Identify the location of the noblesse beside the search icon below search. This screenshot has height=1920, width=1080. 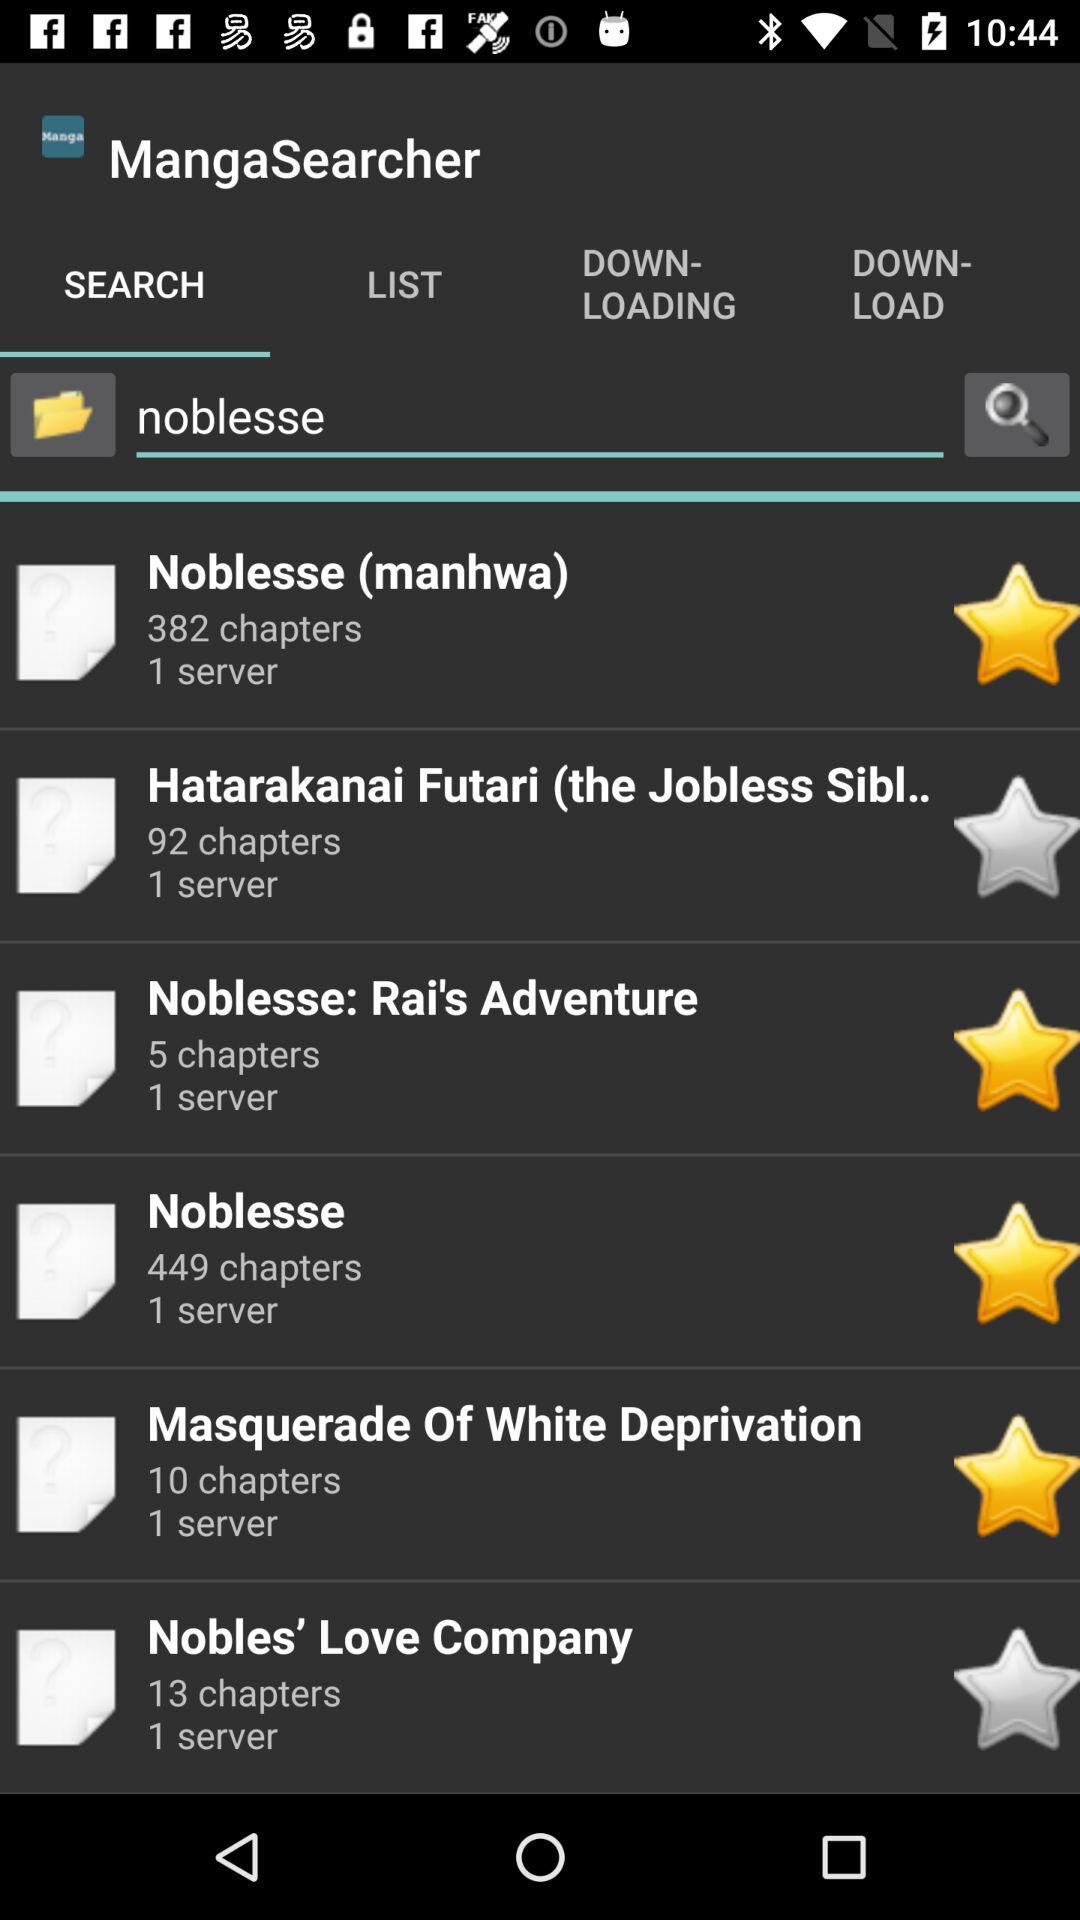
(540, 415).